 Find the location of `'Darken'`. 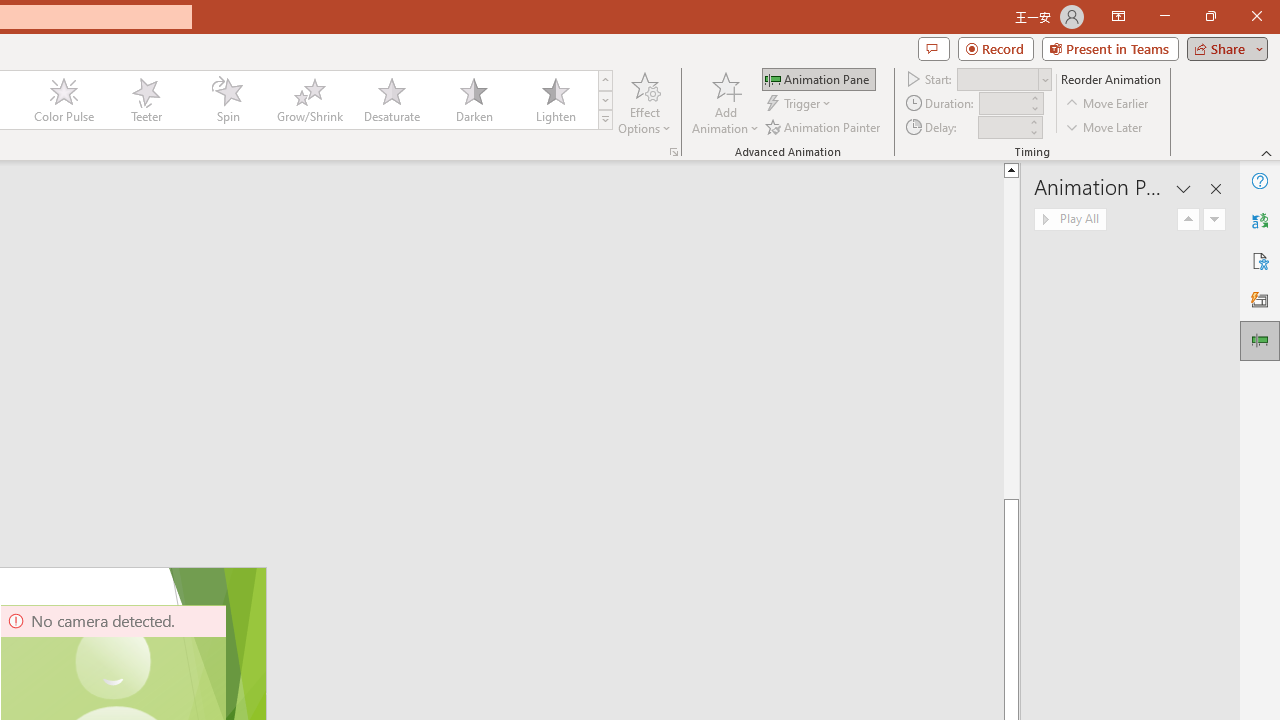

'Darken' is located at coordinates (472, 100).